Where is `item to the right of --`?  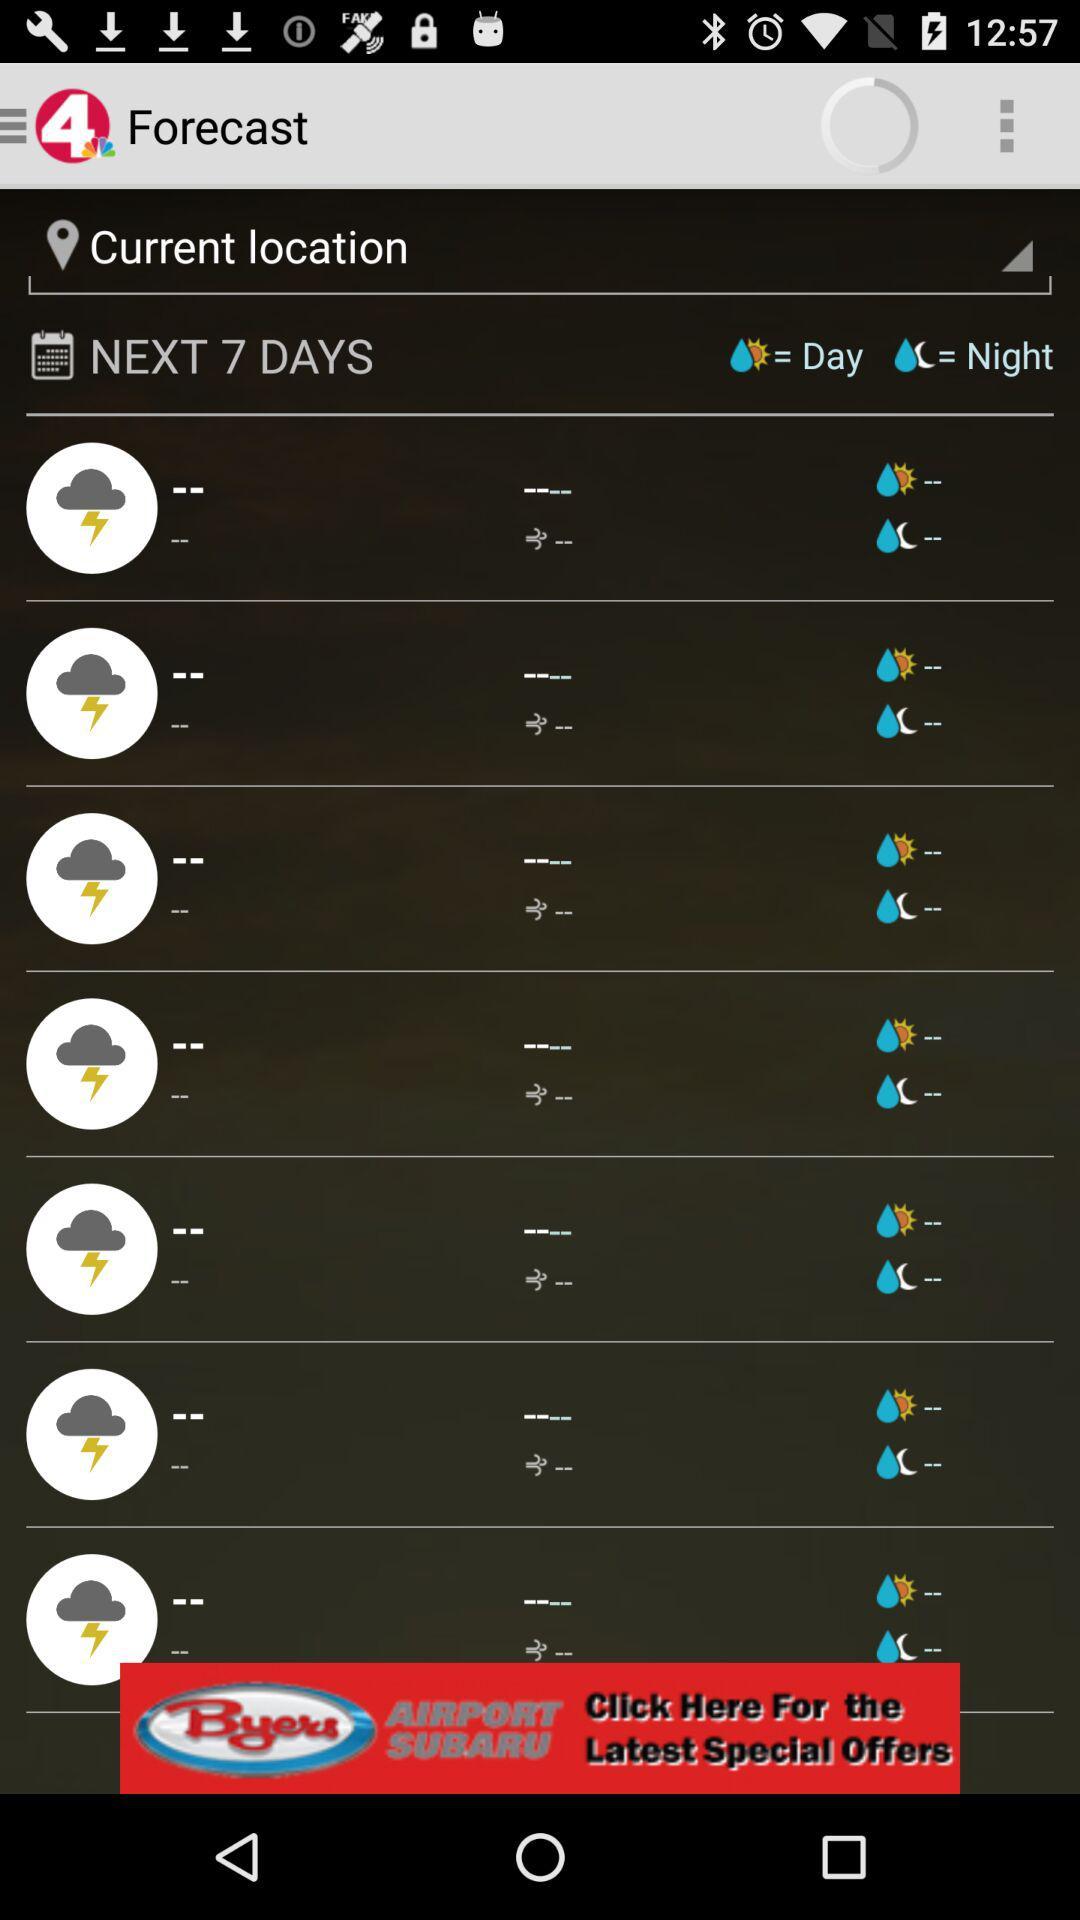 item to the right of -- is located at coordinates (909, 1590).